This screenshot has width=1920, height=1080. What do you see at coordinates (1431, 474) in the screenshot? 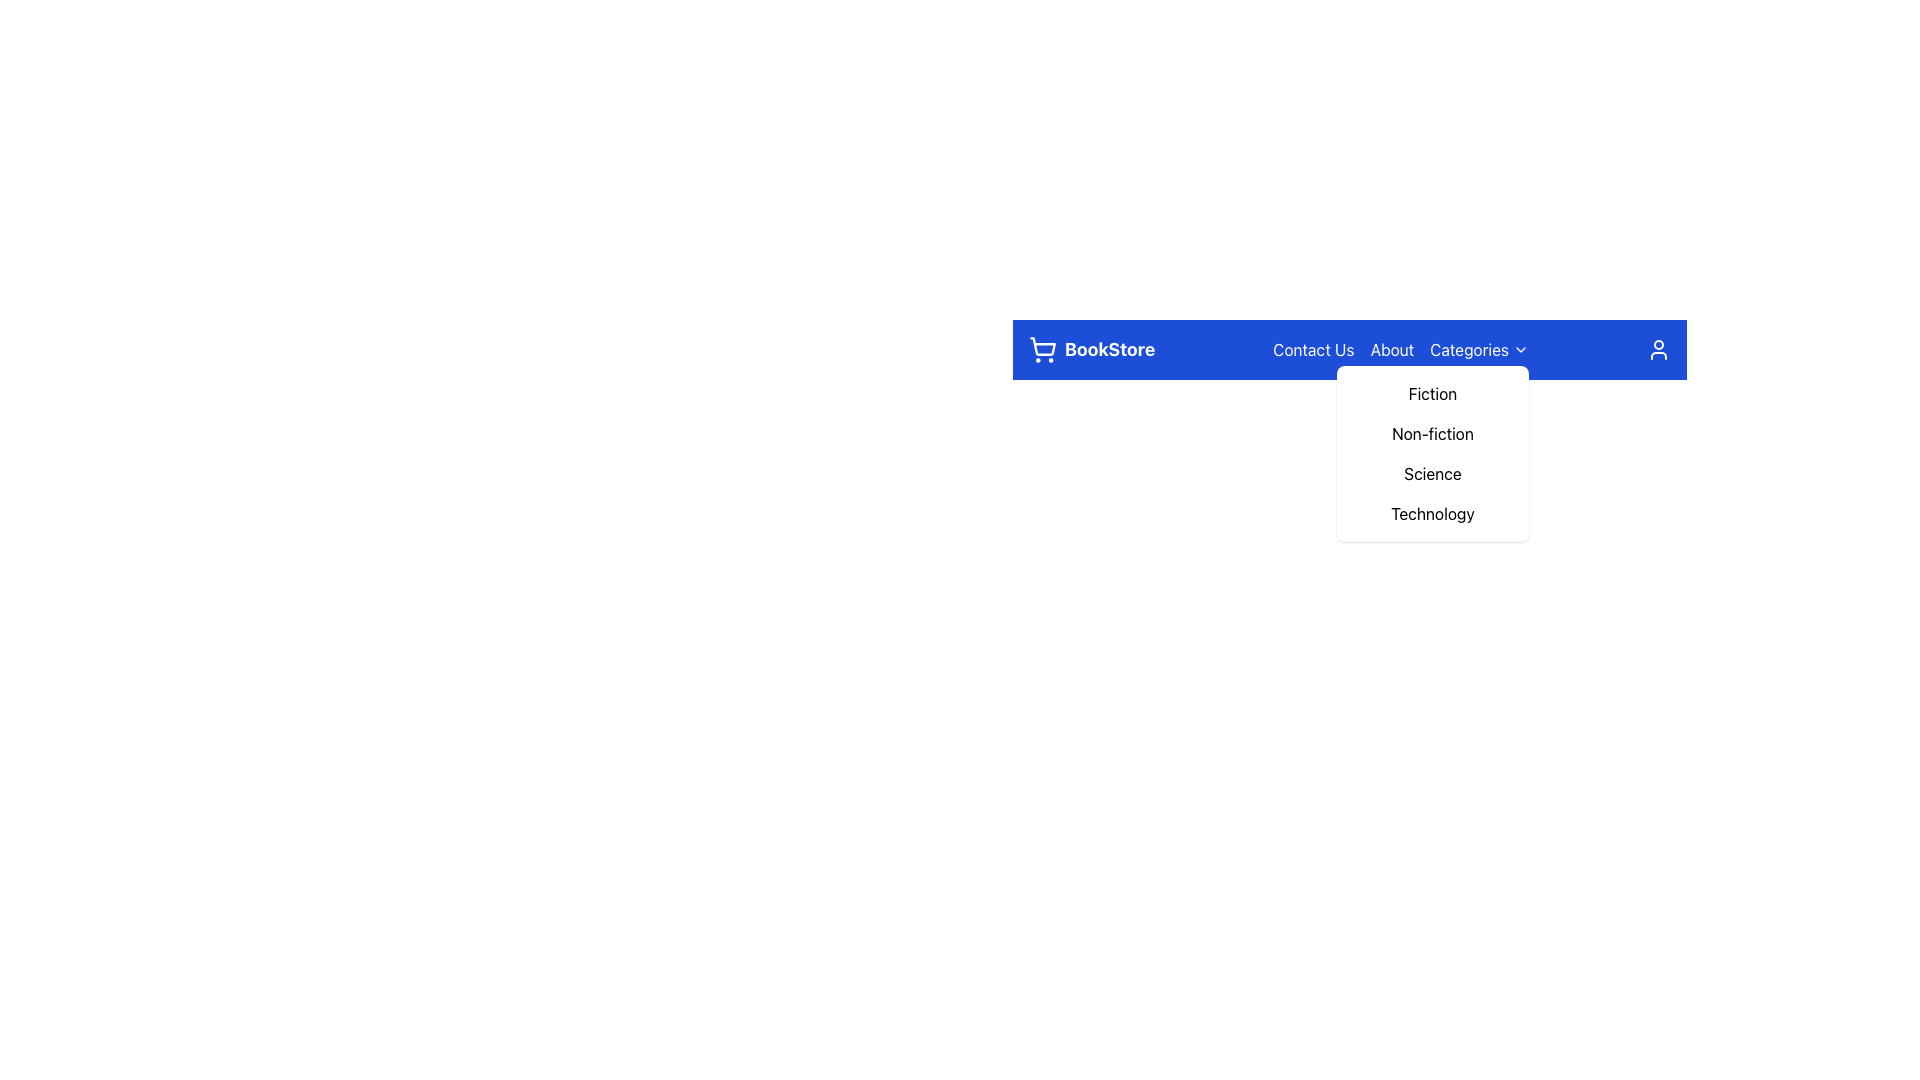
I see `the 'Science' menu option, which is the third item in the vertical dropdown menu under the 'Categories' section` at bounding box center [1431, 474].